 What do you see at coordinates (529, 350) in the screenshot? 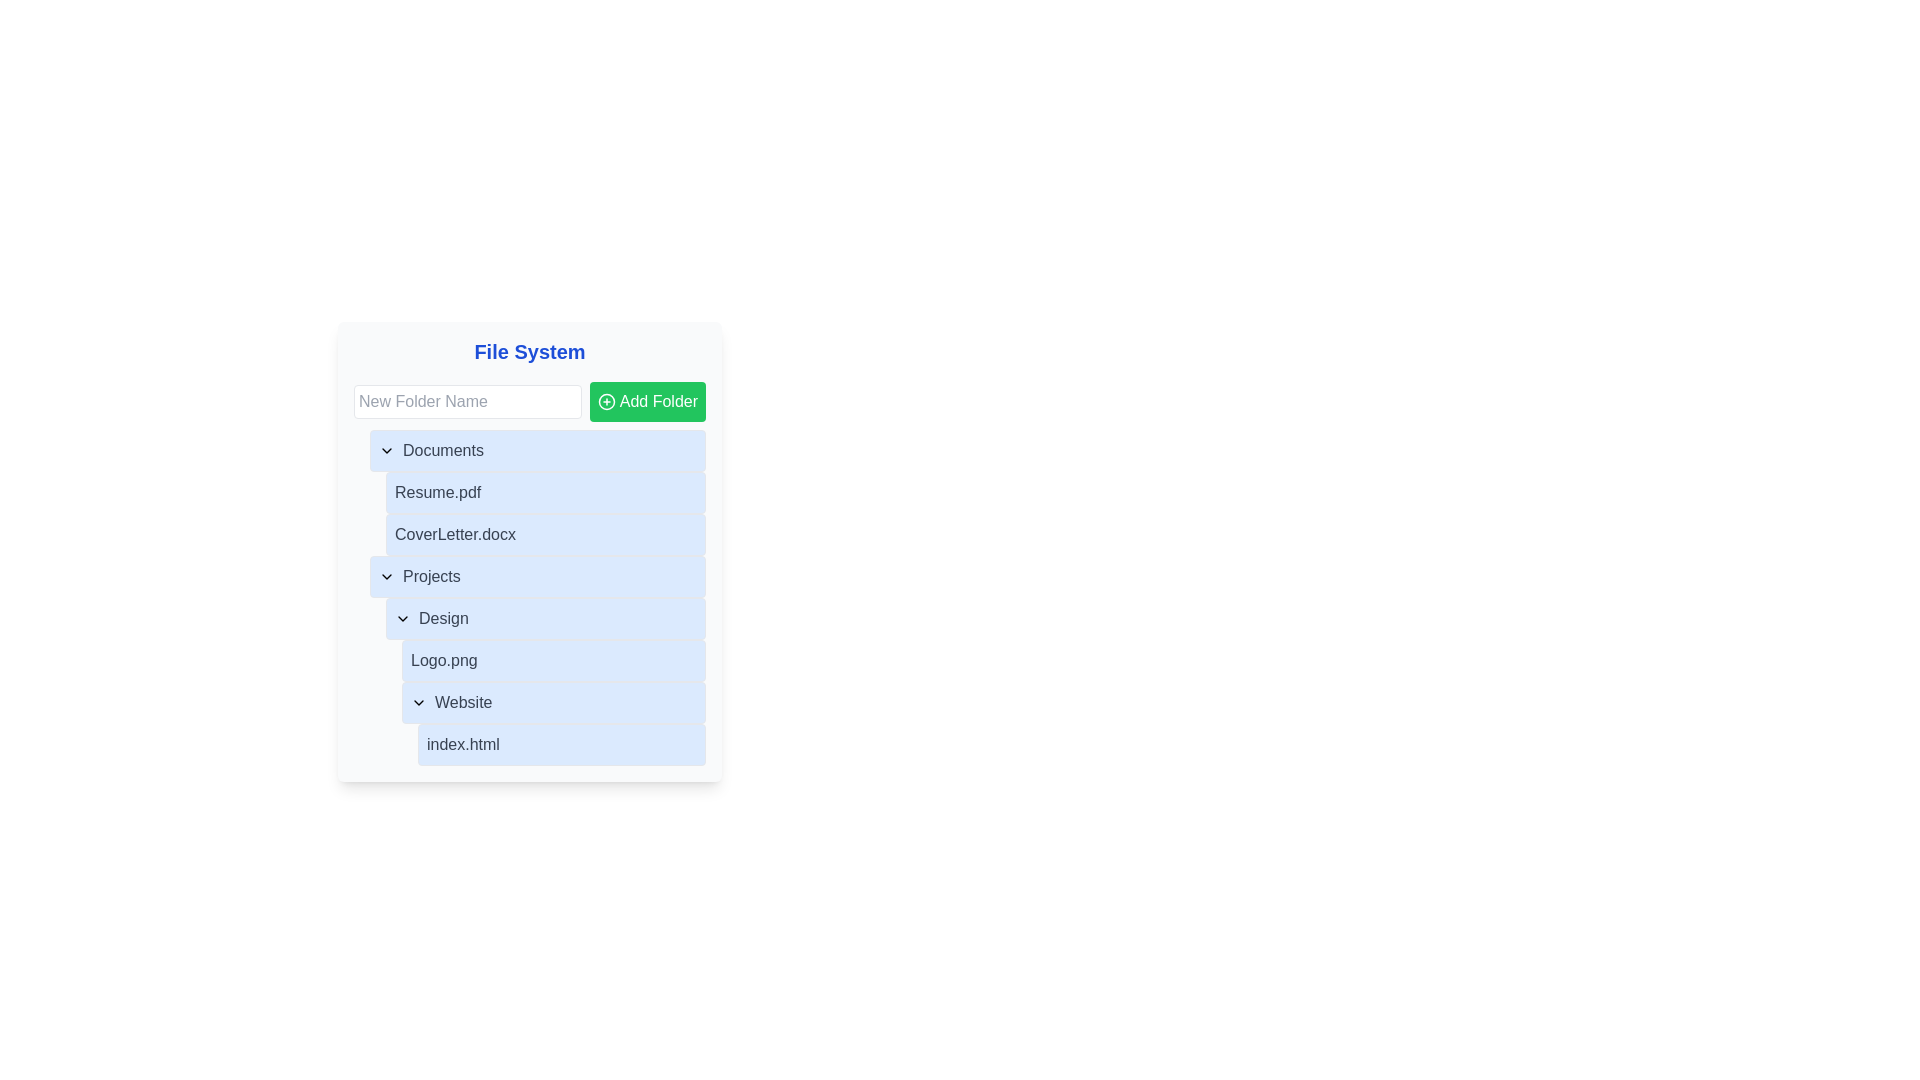
I see `the bold blue text label reading 'File System' which is prominently positioned at the top of a panel and serves as the title of the card` at bounding box center [529, 350].